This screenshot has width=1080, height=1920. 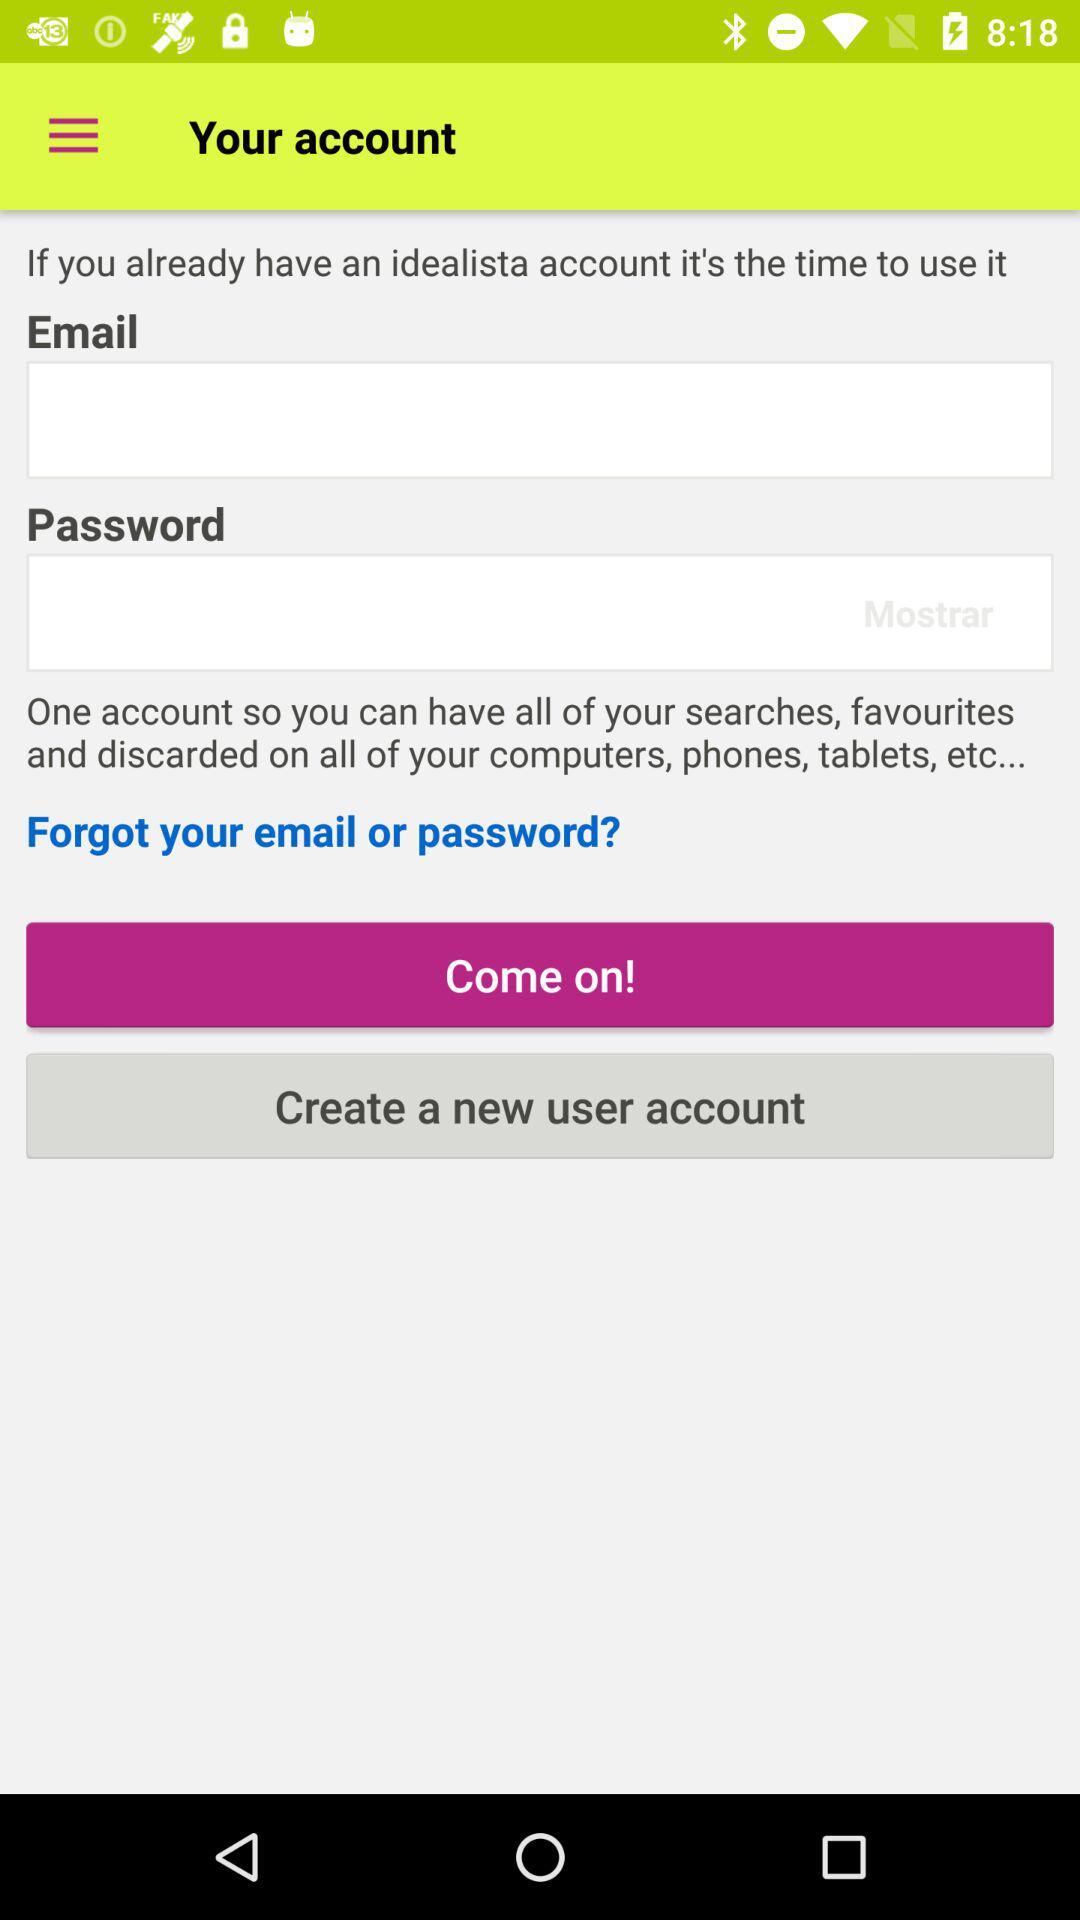 I want to click on password, so click(x=453, y=611).